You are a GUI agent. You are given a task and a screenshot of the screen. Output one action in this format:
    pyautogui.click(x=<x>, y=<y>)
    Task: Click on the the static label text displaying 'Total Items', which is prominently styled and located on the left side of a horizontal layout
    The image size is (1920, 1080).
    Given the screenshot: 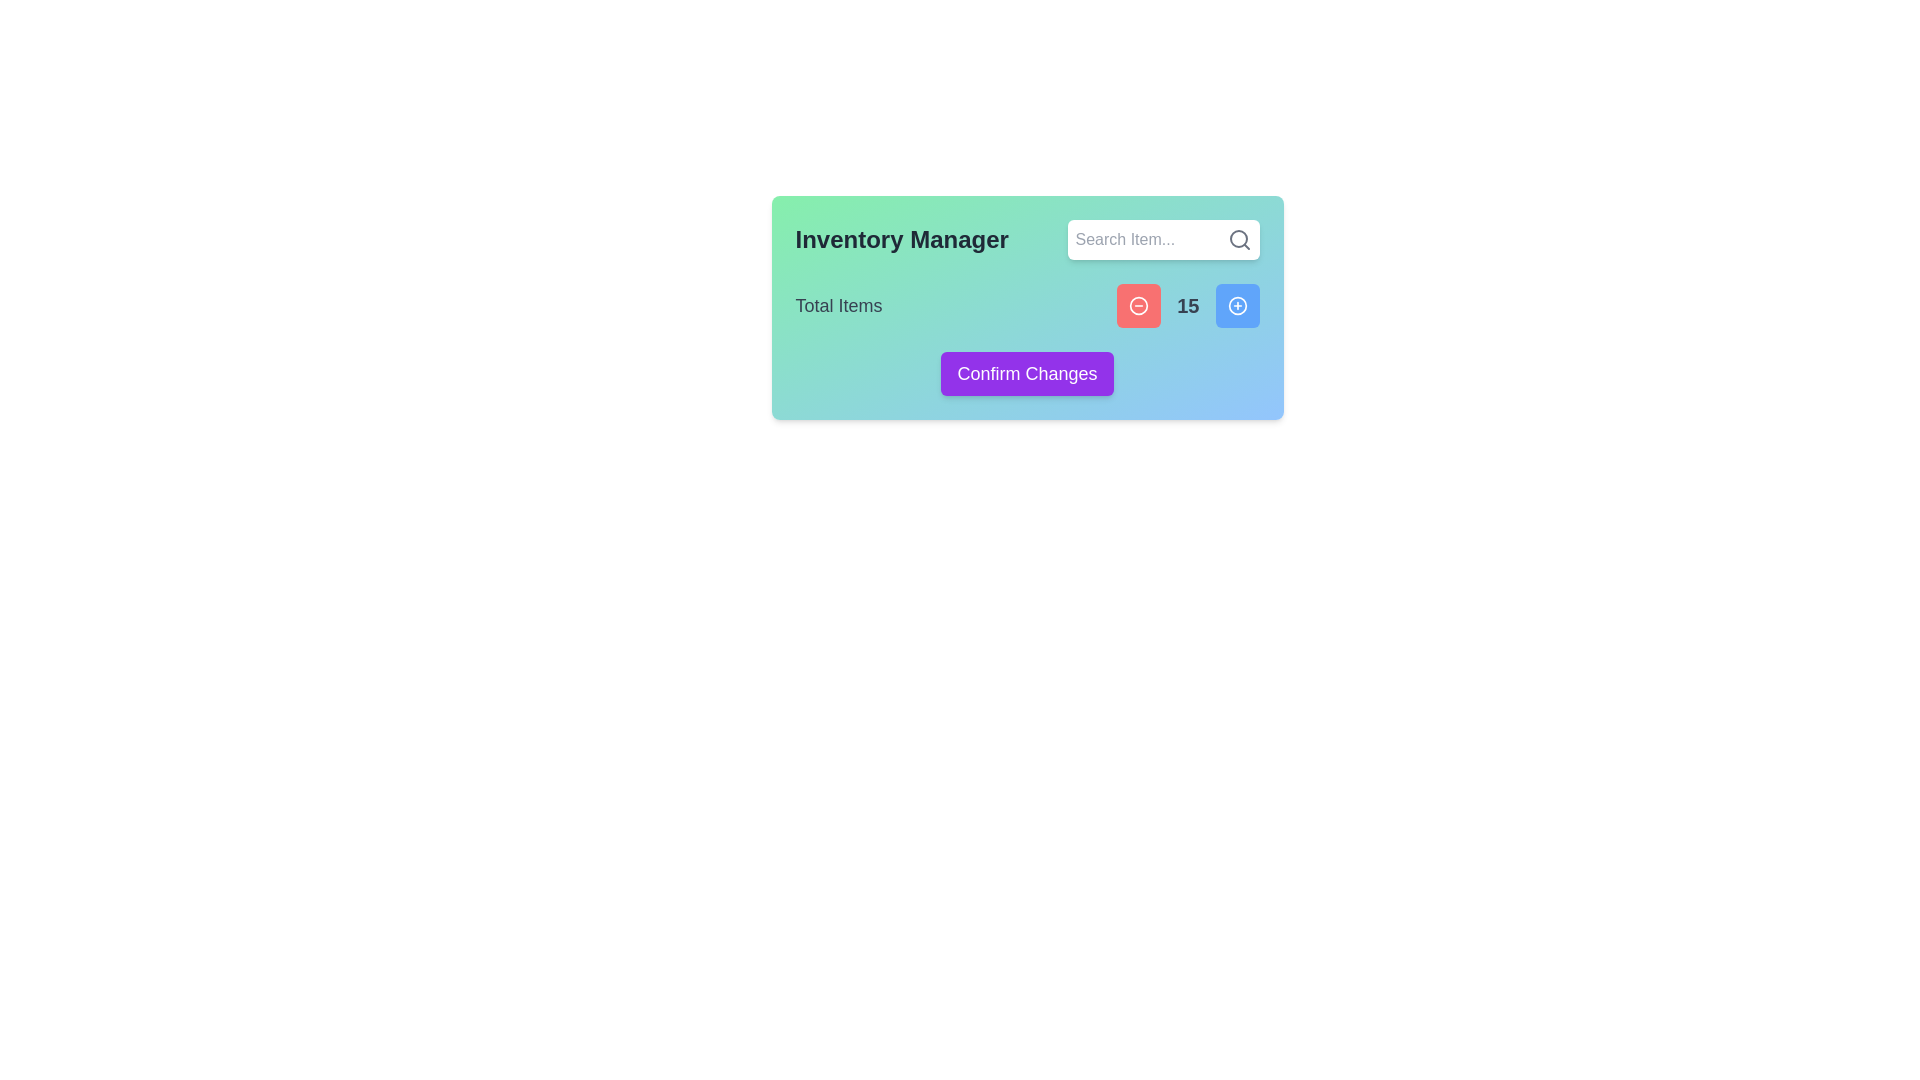 What is the action you would take?
    pyautogui.click(x=839, y=305)
    